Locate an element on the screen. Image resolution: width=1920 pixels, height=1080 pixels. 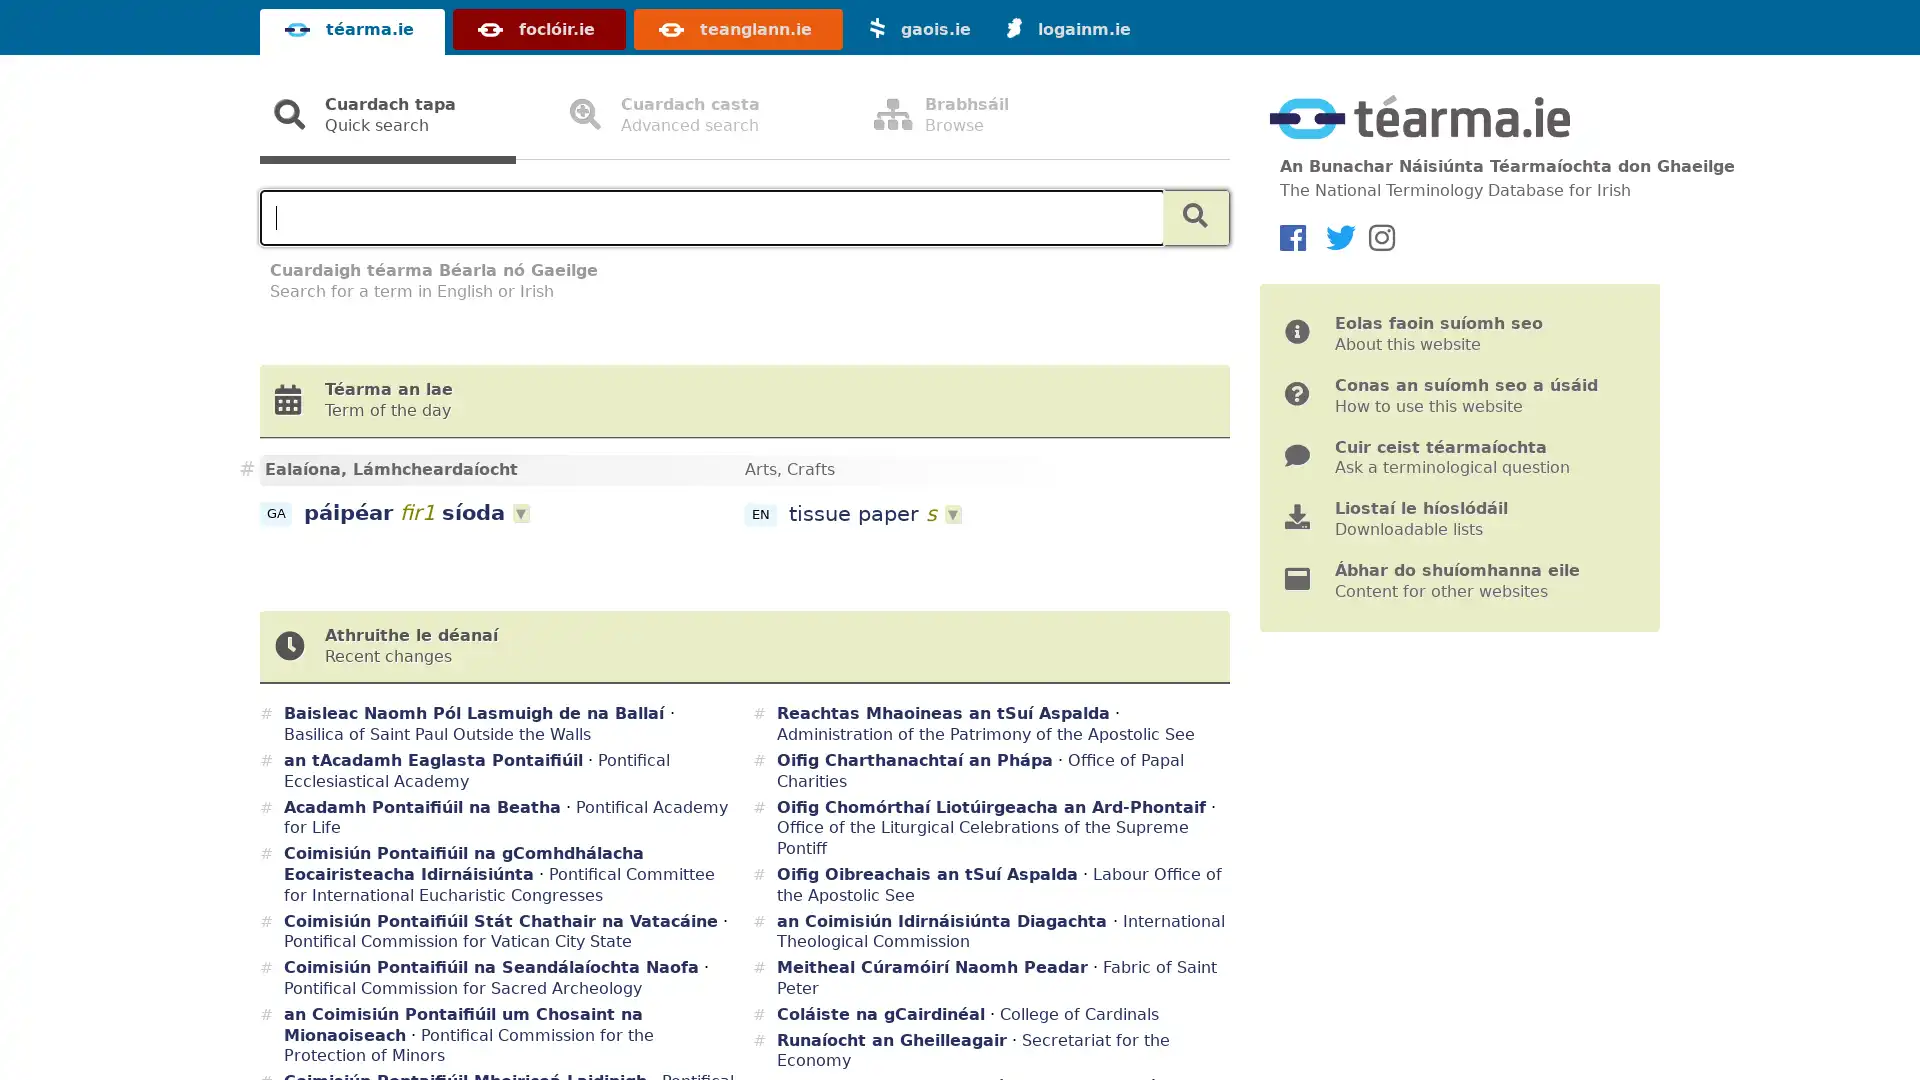
Cuardaigh  Search is located at coordinates (1195, 218).